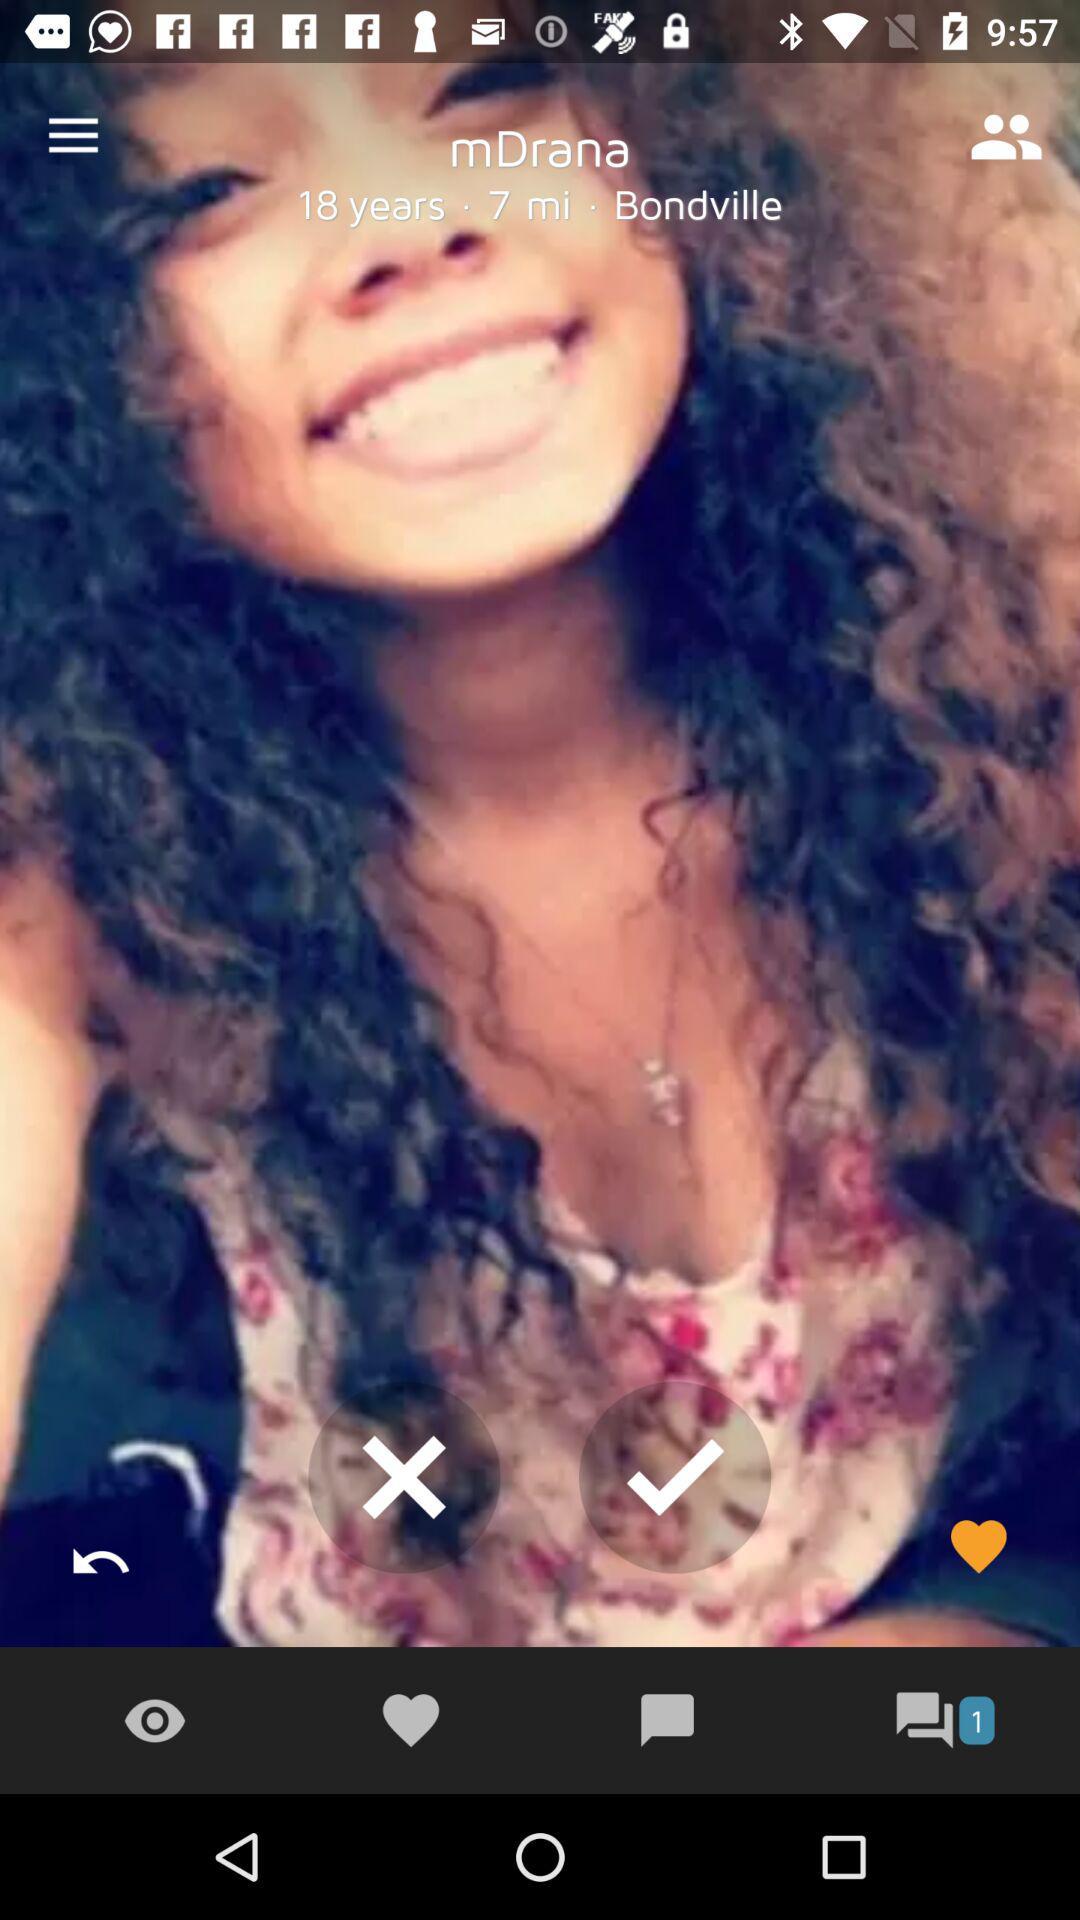 This screenshot has height=1920, width=1080. I want to click on the undo icon, so click(101, 1545).